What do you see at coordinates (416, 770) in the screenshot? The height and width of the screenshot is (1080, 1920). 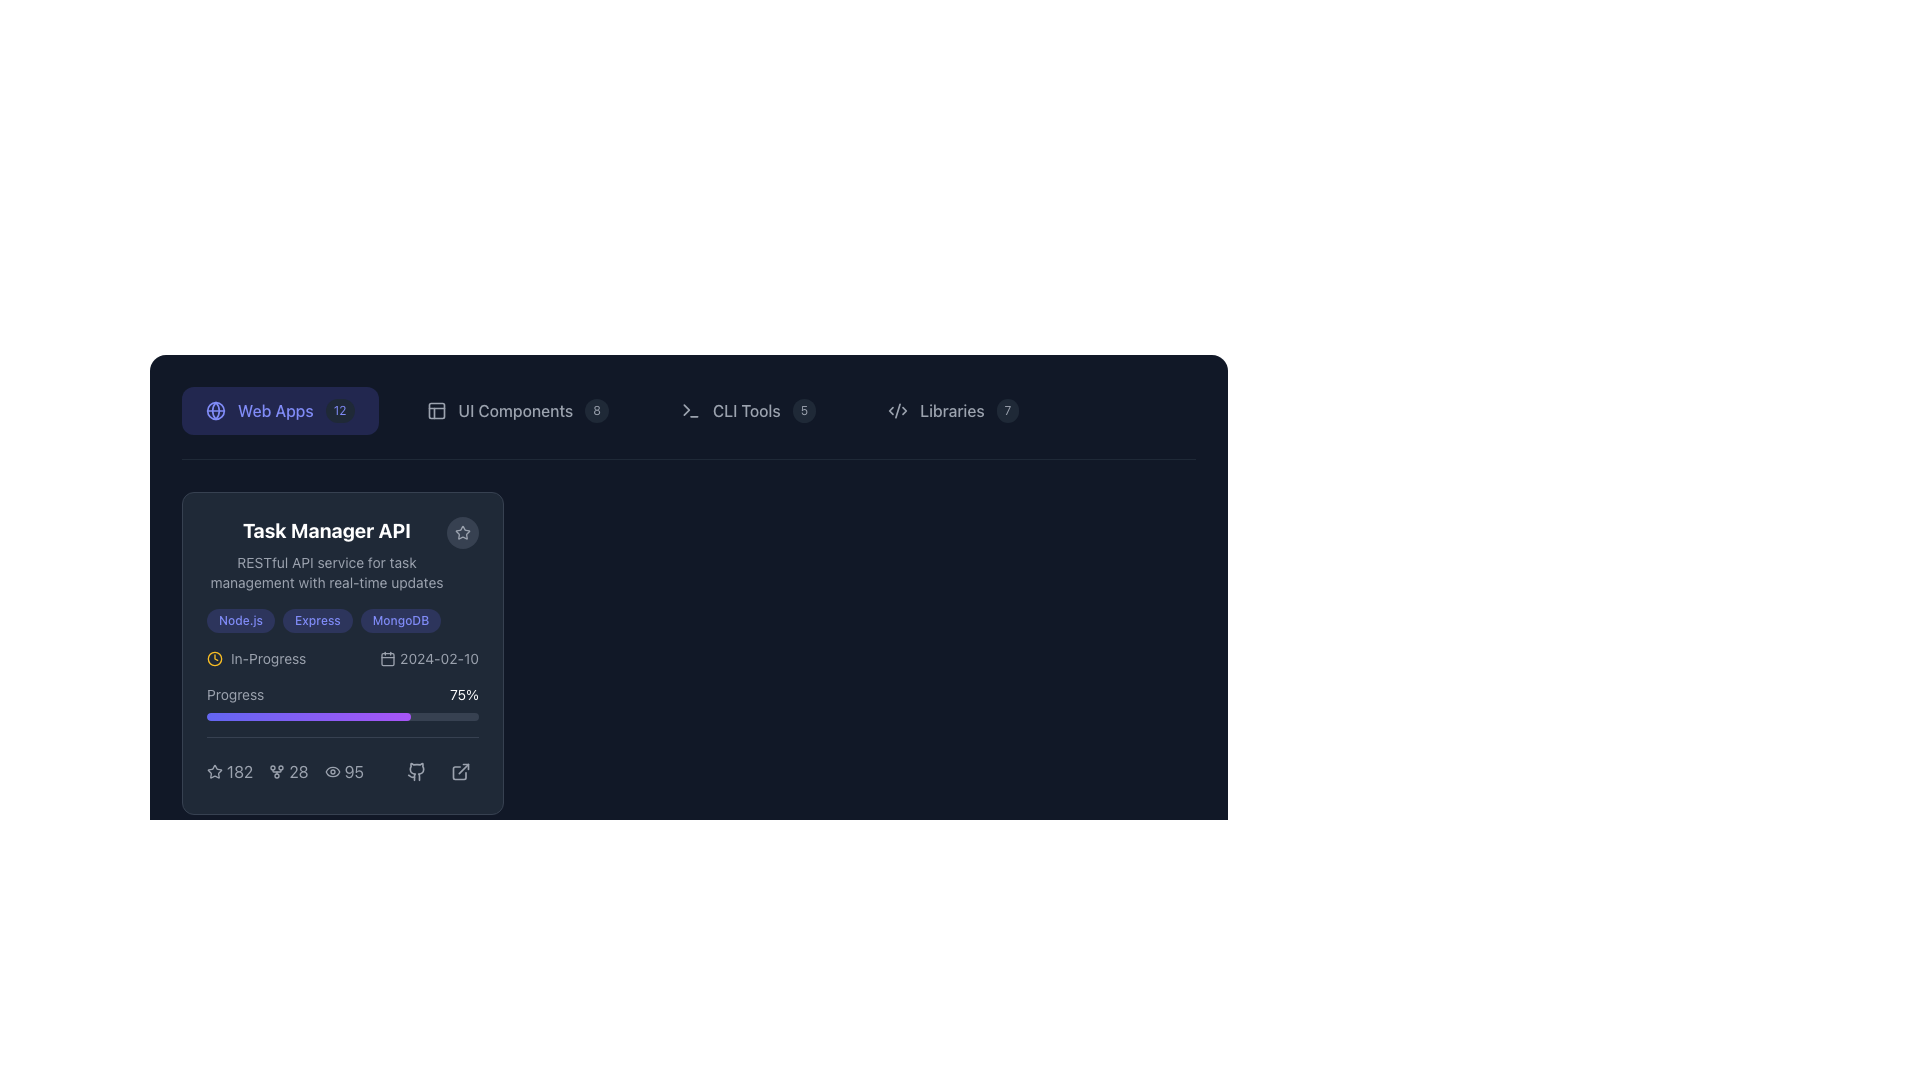 I see `the GitHub icon located at the bottom-right corner of the 'Task Manager API' card, represented by a dark background and light line-based drawing style` at bounding box center [416, 770].